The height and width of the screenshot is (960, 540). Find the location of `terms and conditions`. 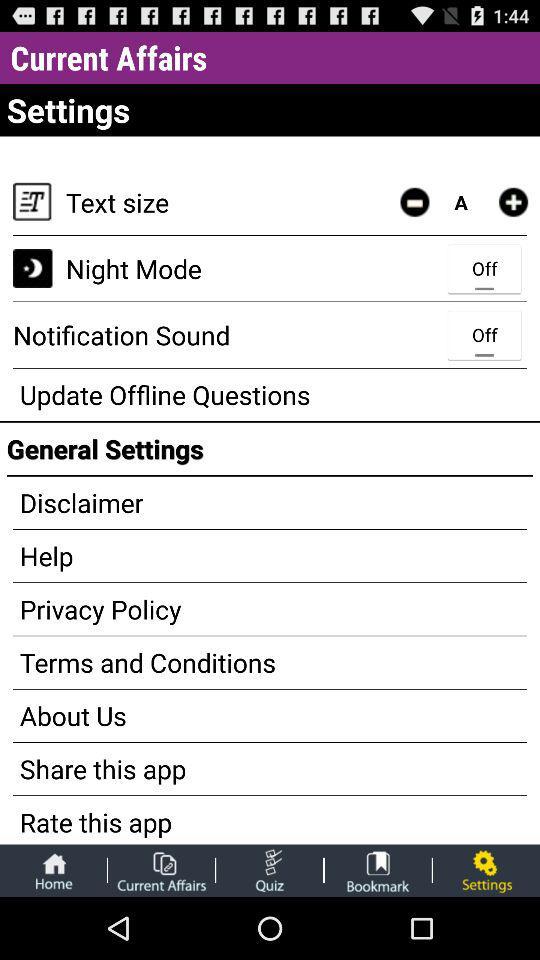

terms and conditions is located at coordinates (270, 662).